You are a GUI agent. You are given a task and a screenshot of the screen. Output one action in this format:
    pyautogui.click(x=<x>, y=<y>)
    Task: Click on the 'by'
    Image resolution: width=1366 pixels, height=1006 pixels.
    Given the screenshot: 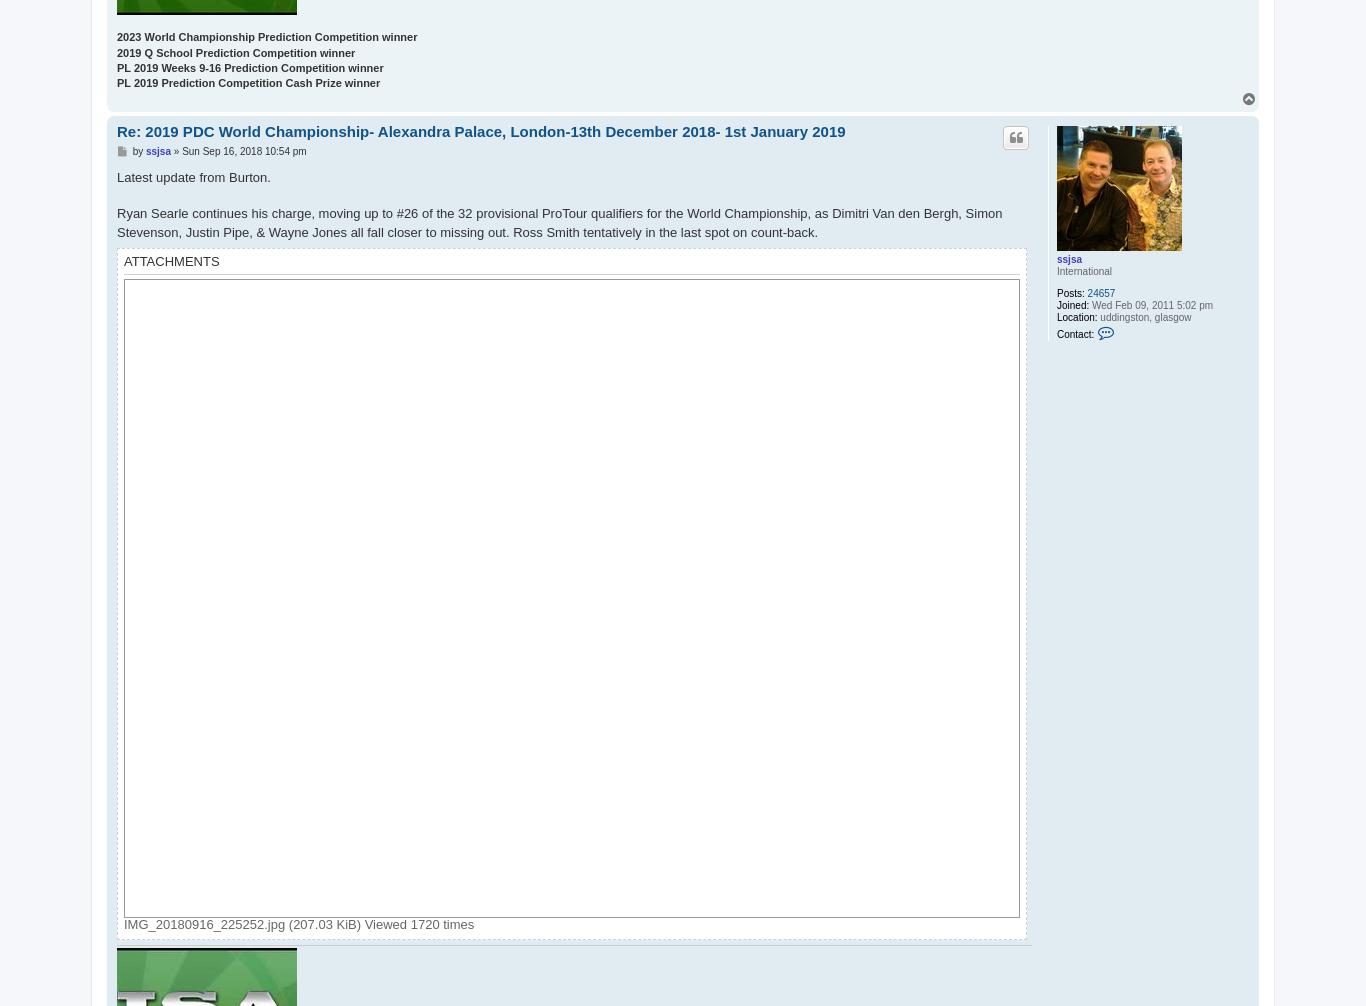 What is the action you would take?
    pyautogui.click(x=137, y=151)
    